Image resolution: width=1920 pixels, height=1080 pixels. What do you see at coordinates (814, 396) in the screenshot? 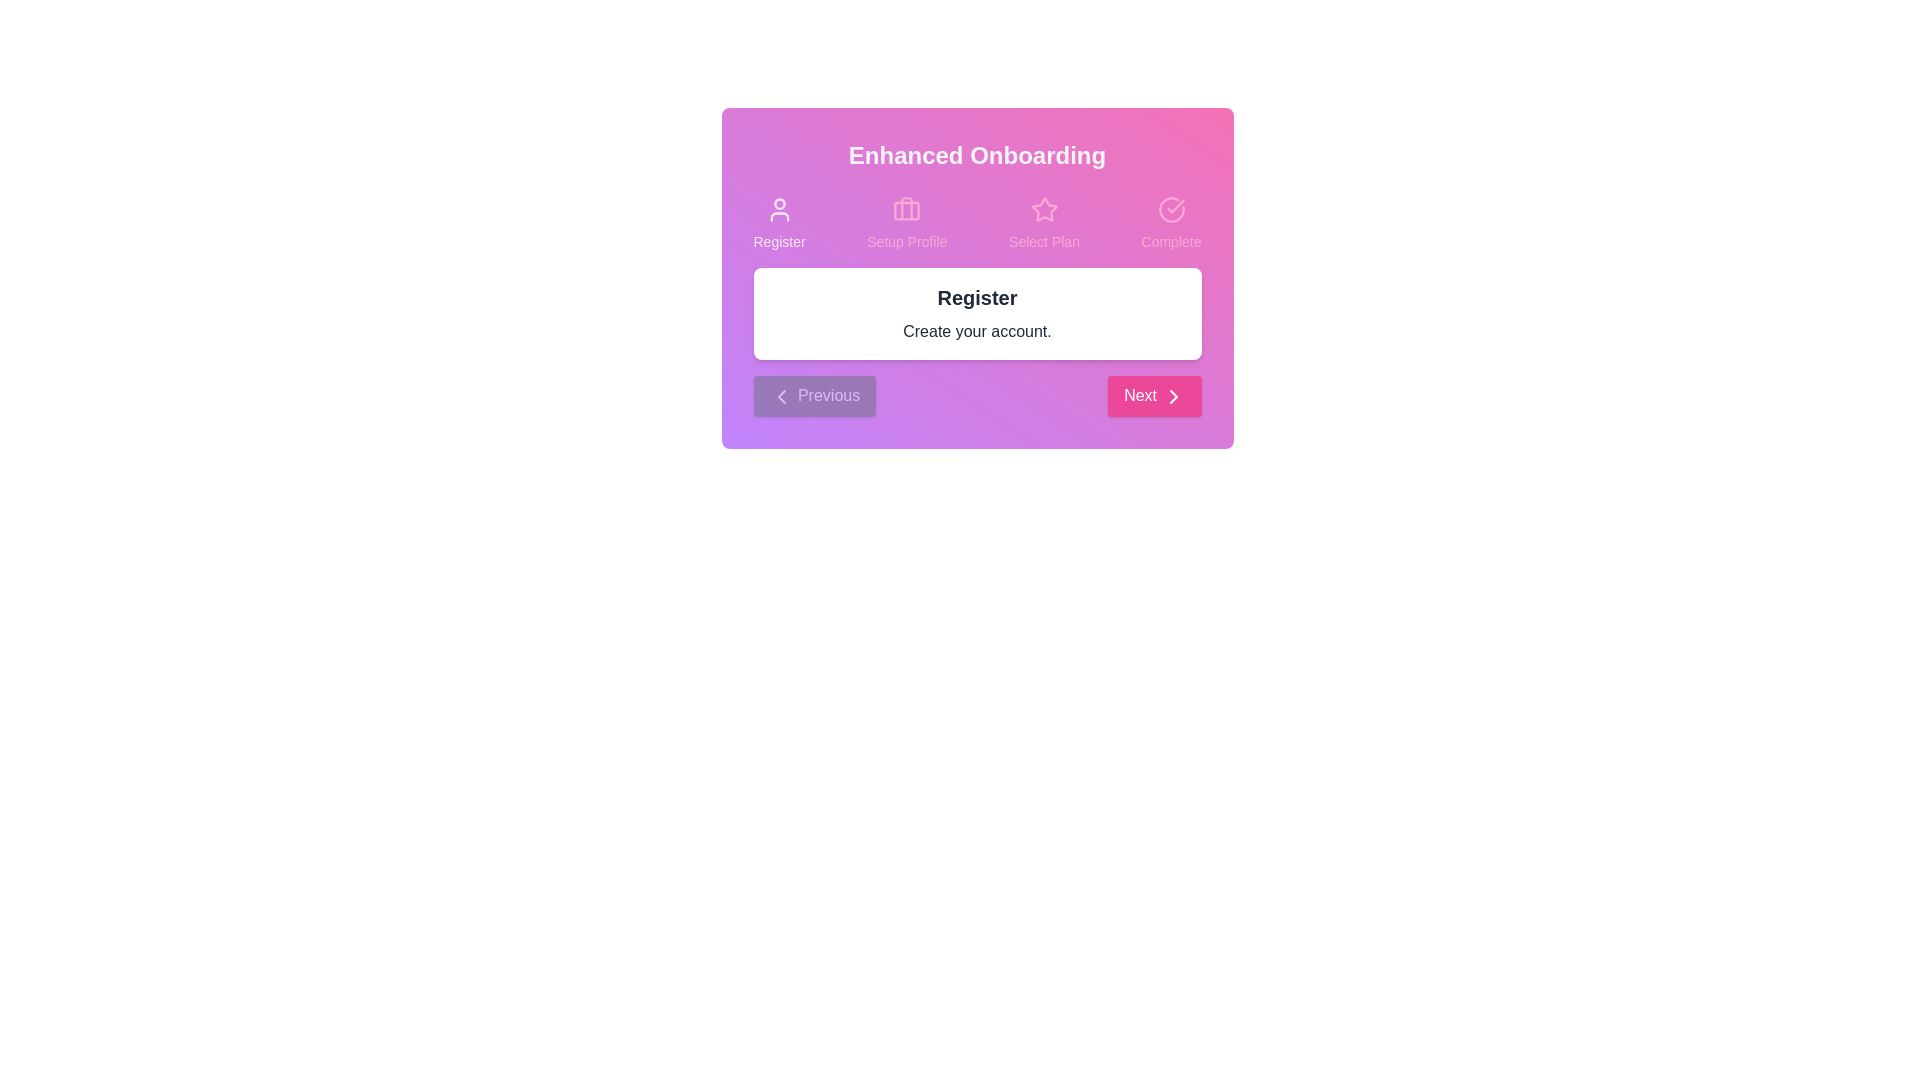
I see `the 'Previous' button to navigate to the previous step` at bounding box center [814, 396].